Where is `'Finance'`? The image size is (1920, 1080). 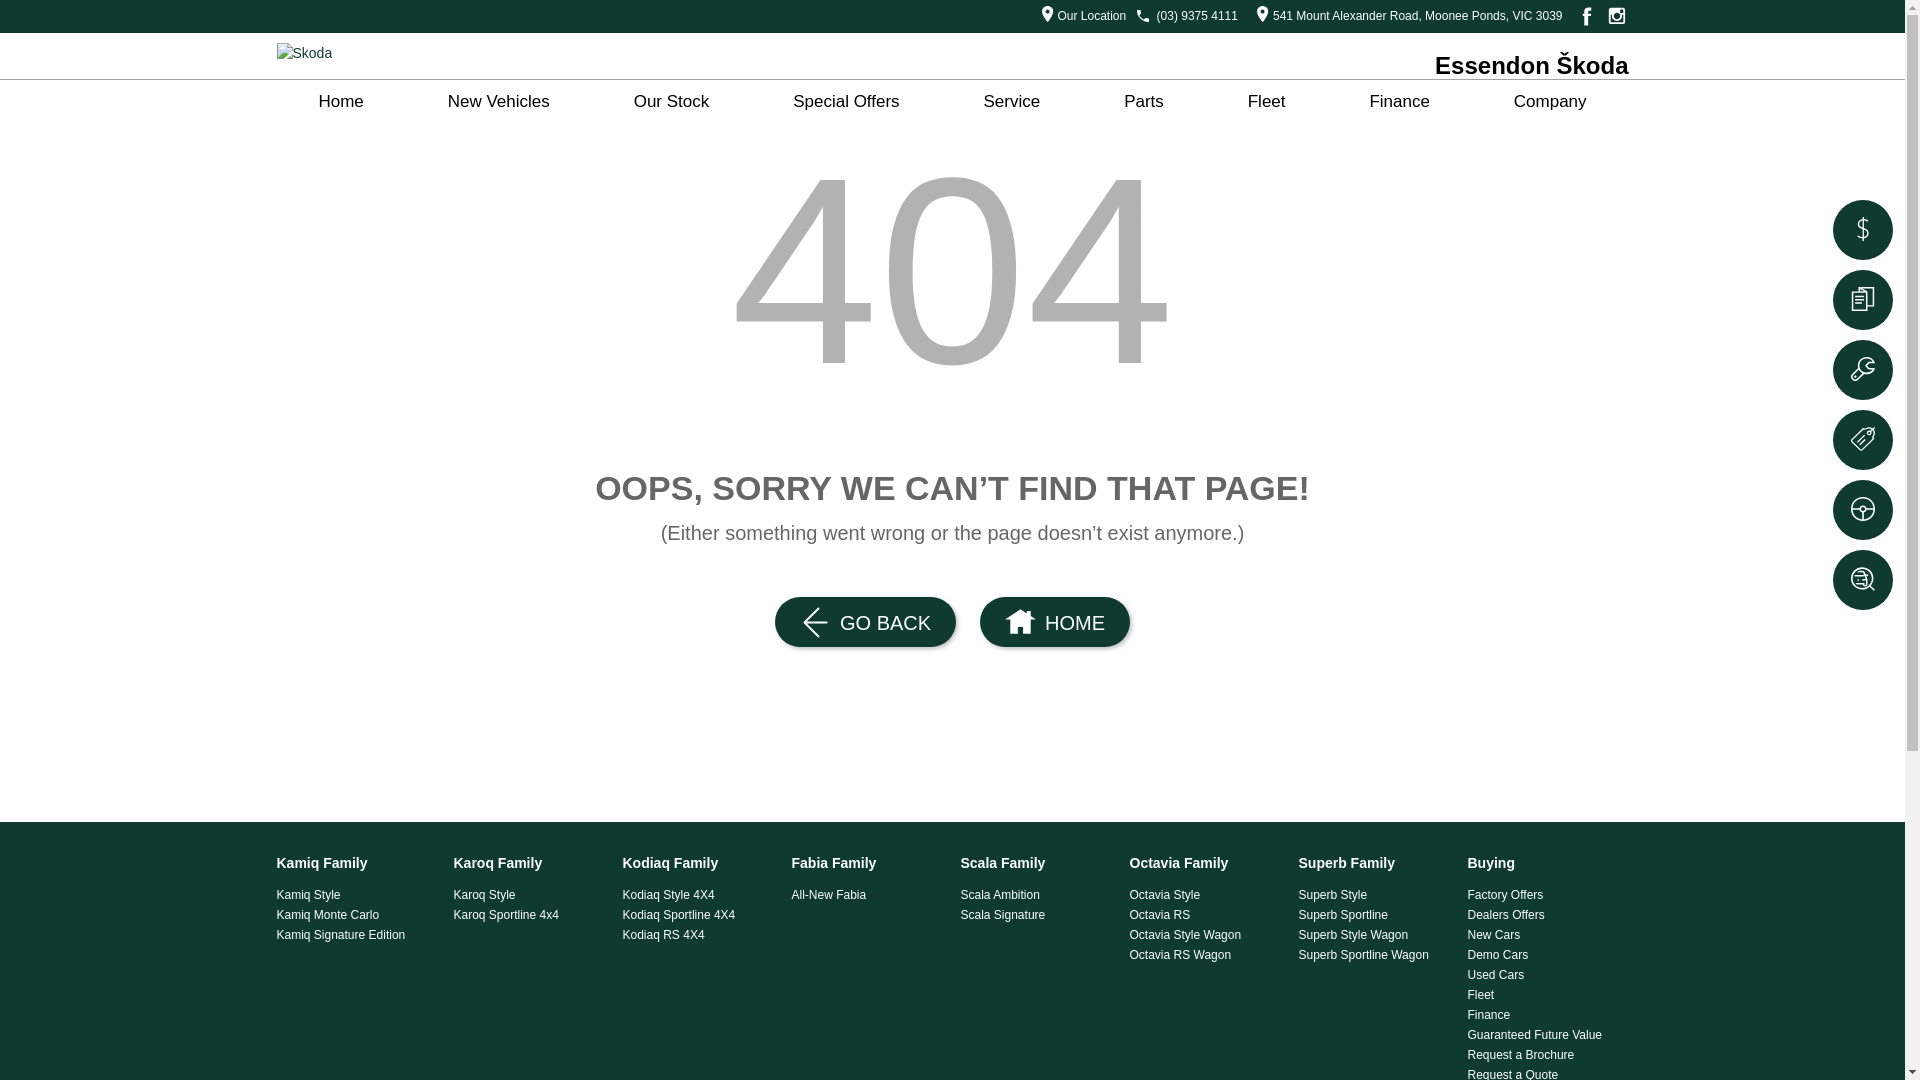 'Finance' is located at coordinates (1543, 1014).